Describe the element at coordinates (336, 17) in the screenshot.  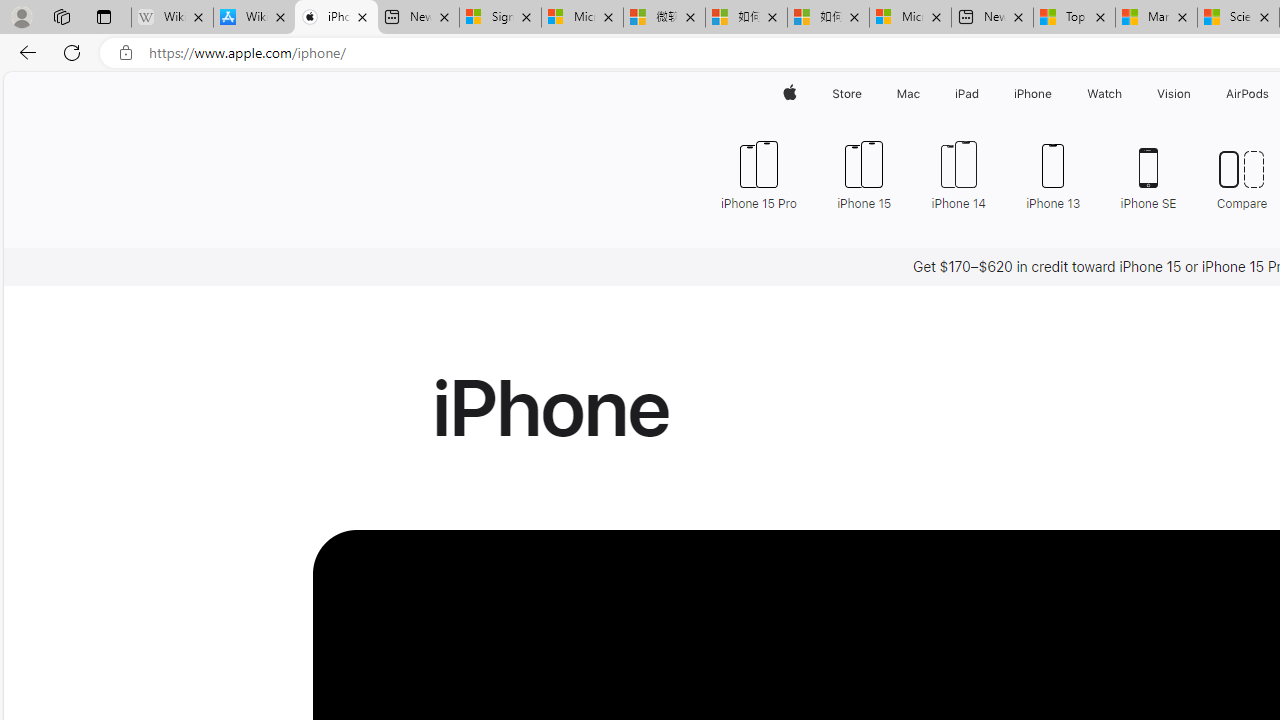
I see `'iPhone - Apple'` at that location.